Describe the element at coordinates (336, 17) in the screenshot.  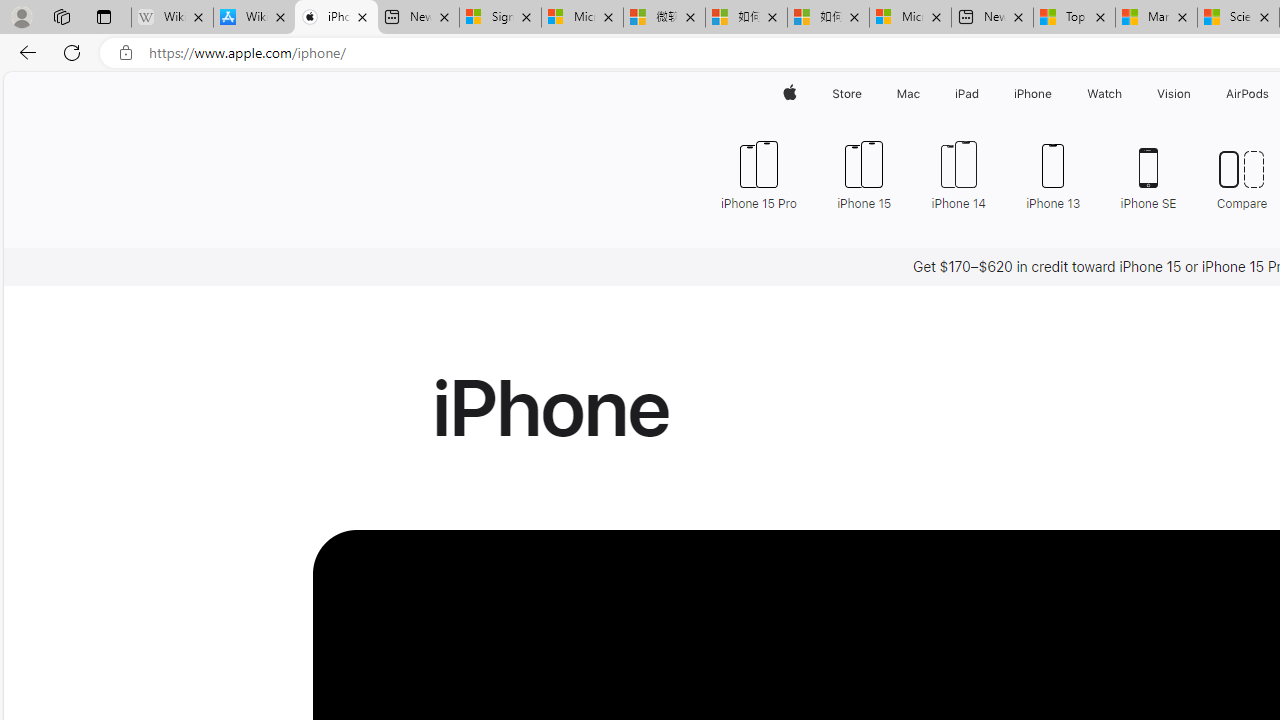
I see `'iPhone - Apple'` at that location.